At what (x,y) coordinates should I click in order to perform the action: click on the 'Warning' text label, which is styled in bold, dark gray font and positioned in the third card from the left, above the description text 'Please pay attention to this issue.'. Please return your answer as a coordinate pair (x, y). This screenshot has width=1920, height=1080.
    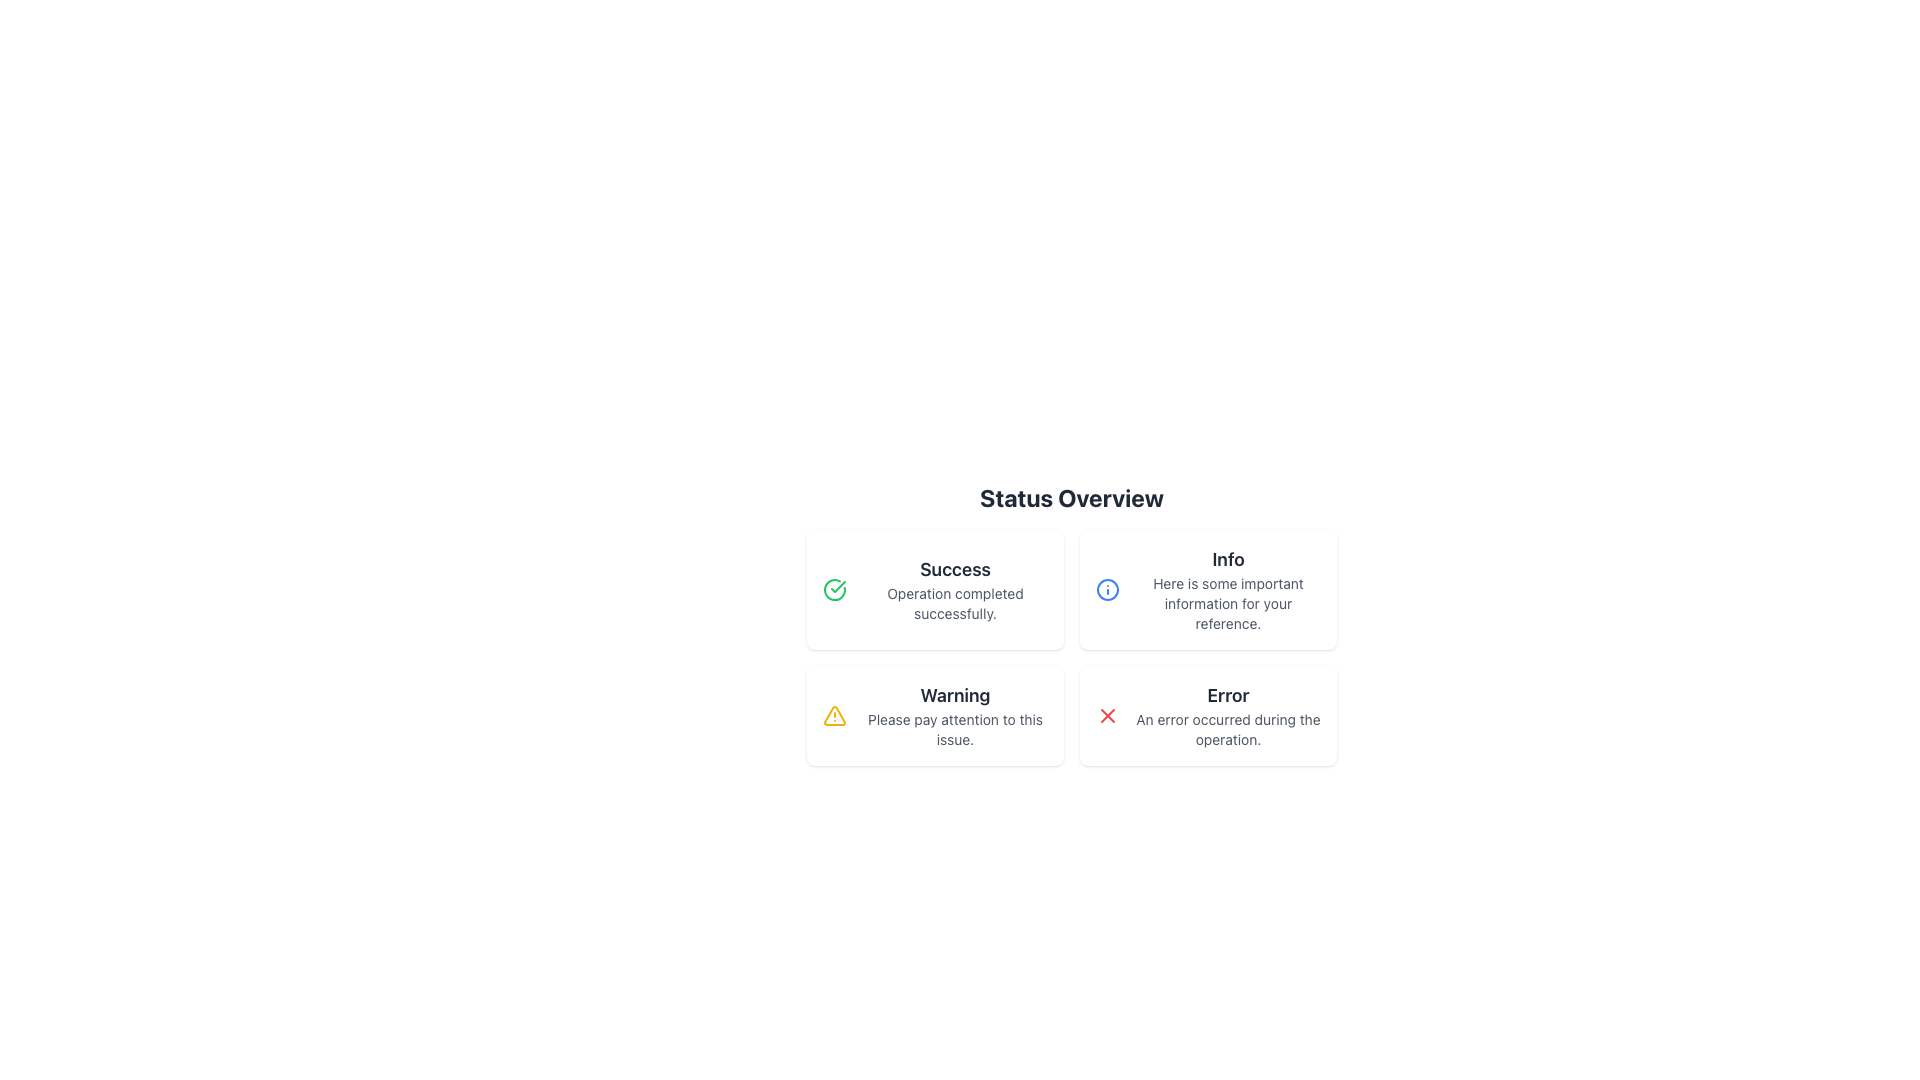
    Looking at the image, I should click on (954, 694).